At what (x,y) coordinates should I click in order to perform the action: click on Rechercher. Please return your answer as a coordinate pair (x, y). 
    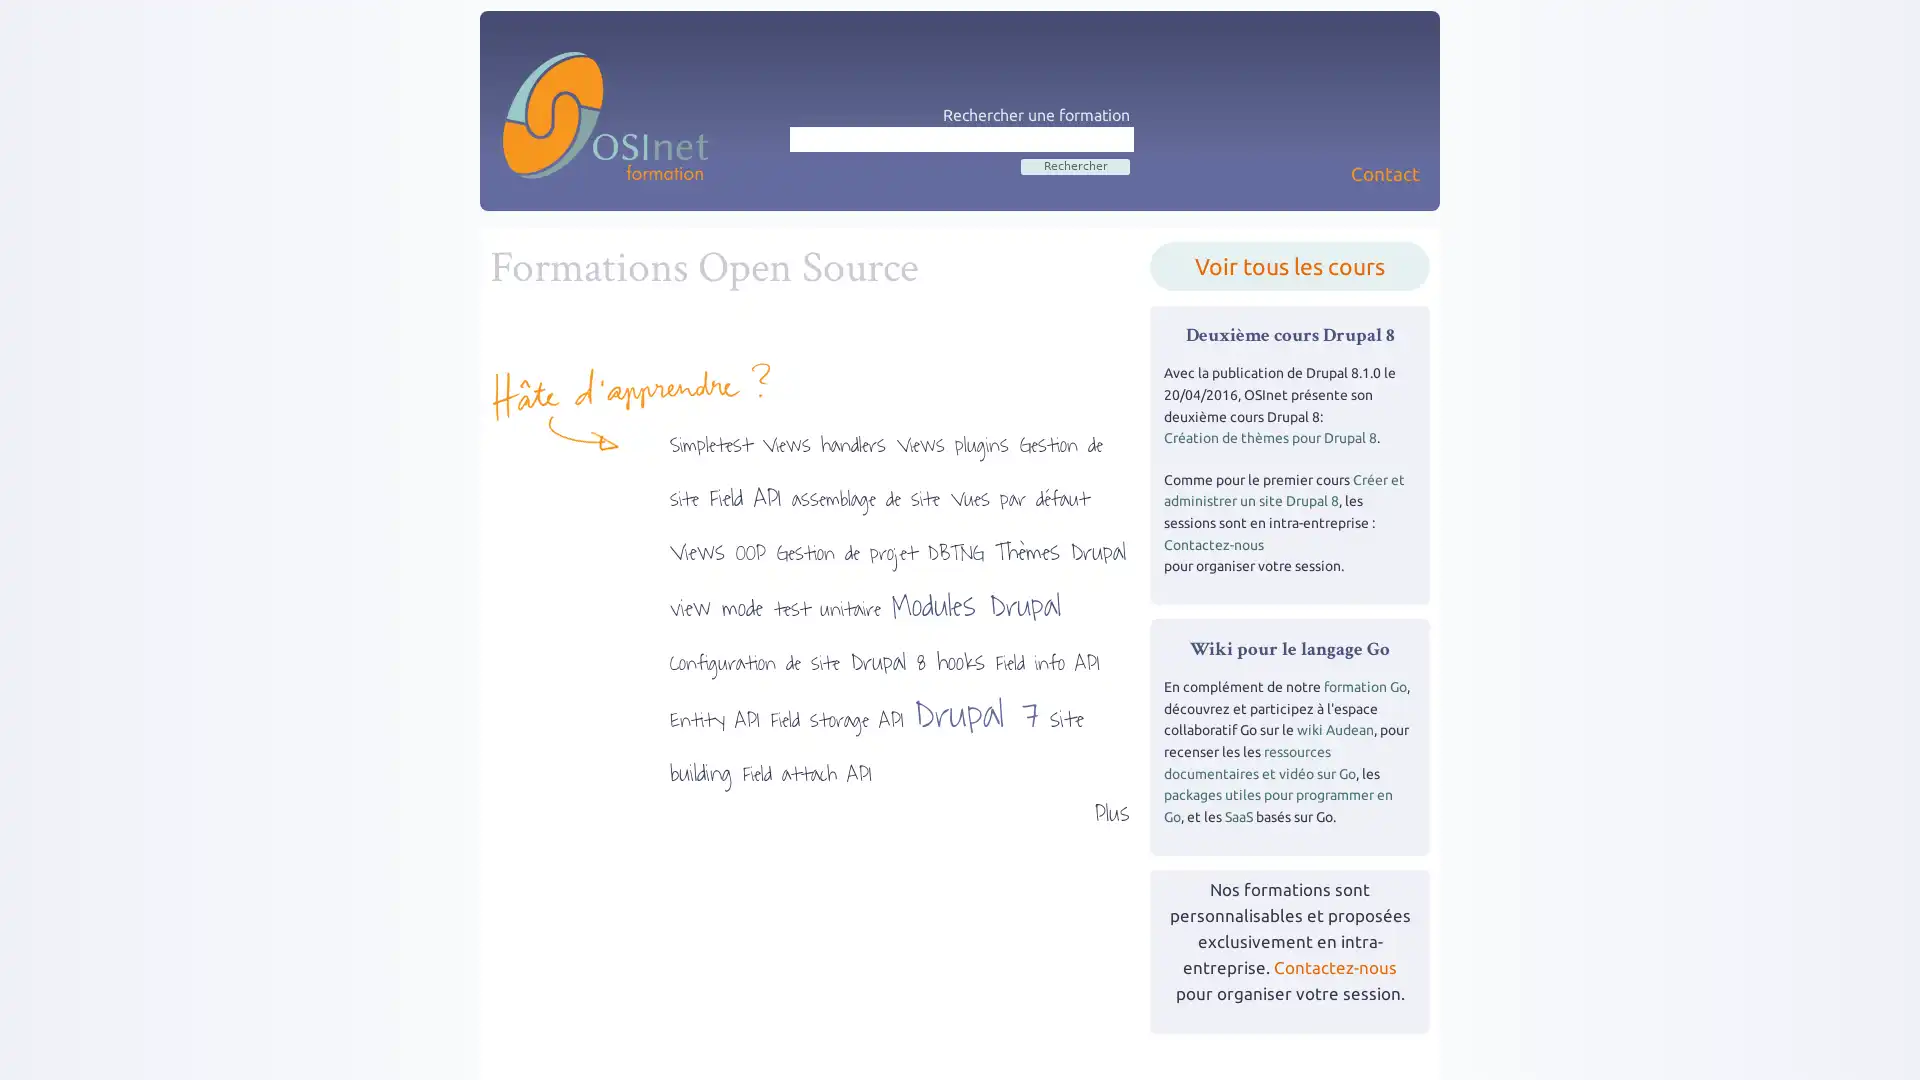
    Looking at the image, I should click on (1074, 164).